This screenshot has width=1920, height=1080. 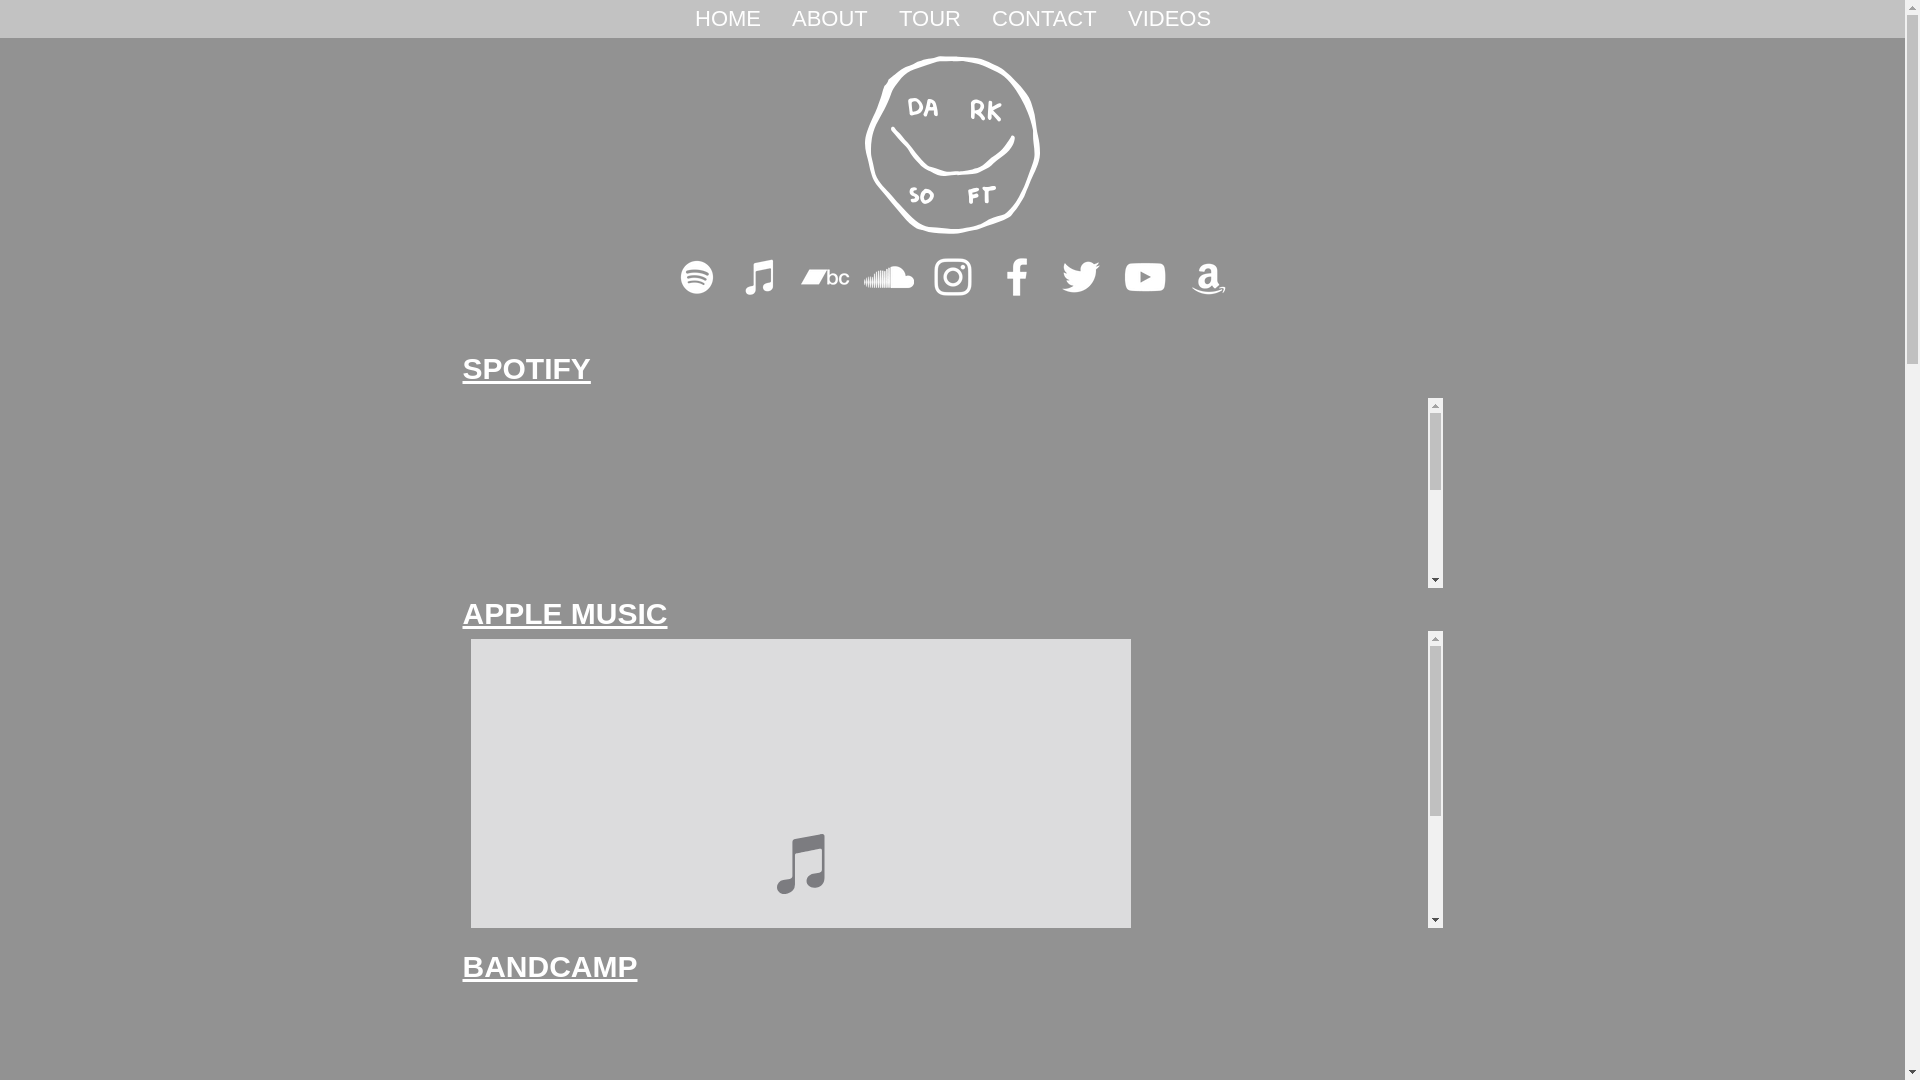 What do you see at coordinates (526, 368) in the screenshot?
I see `'SPOTIFY'` at bounding box center [526, 368].